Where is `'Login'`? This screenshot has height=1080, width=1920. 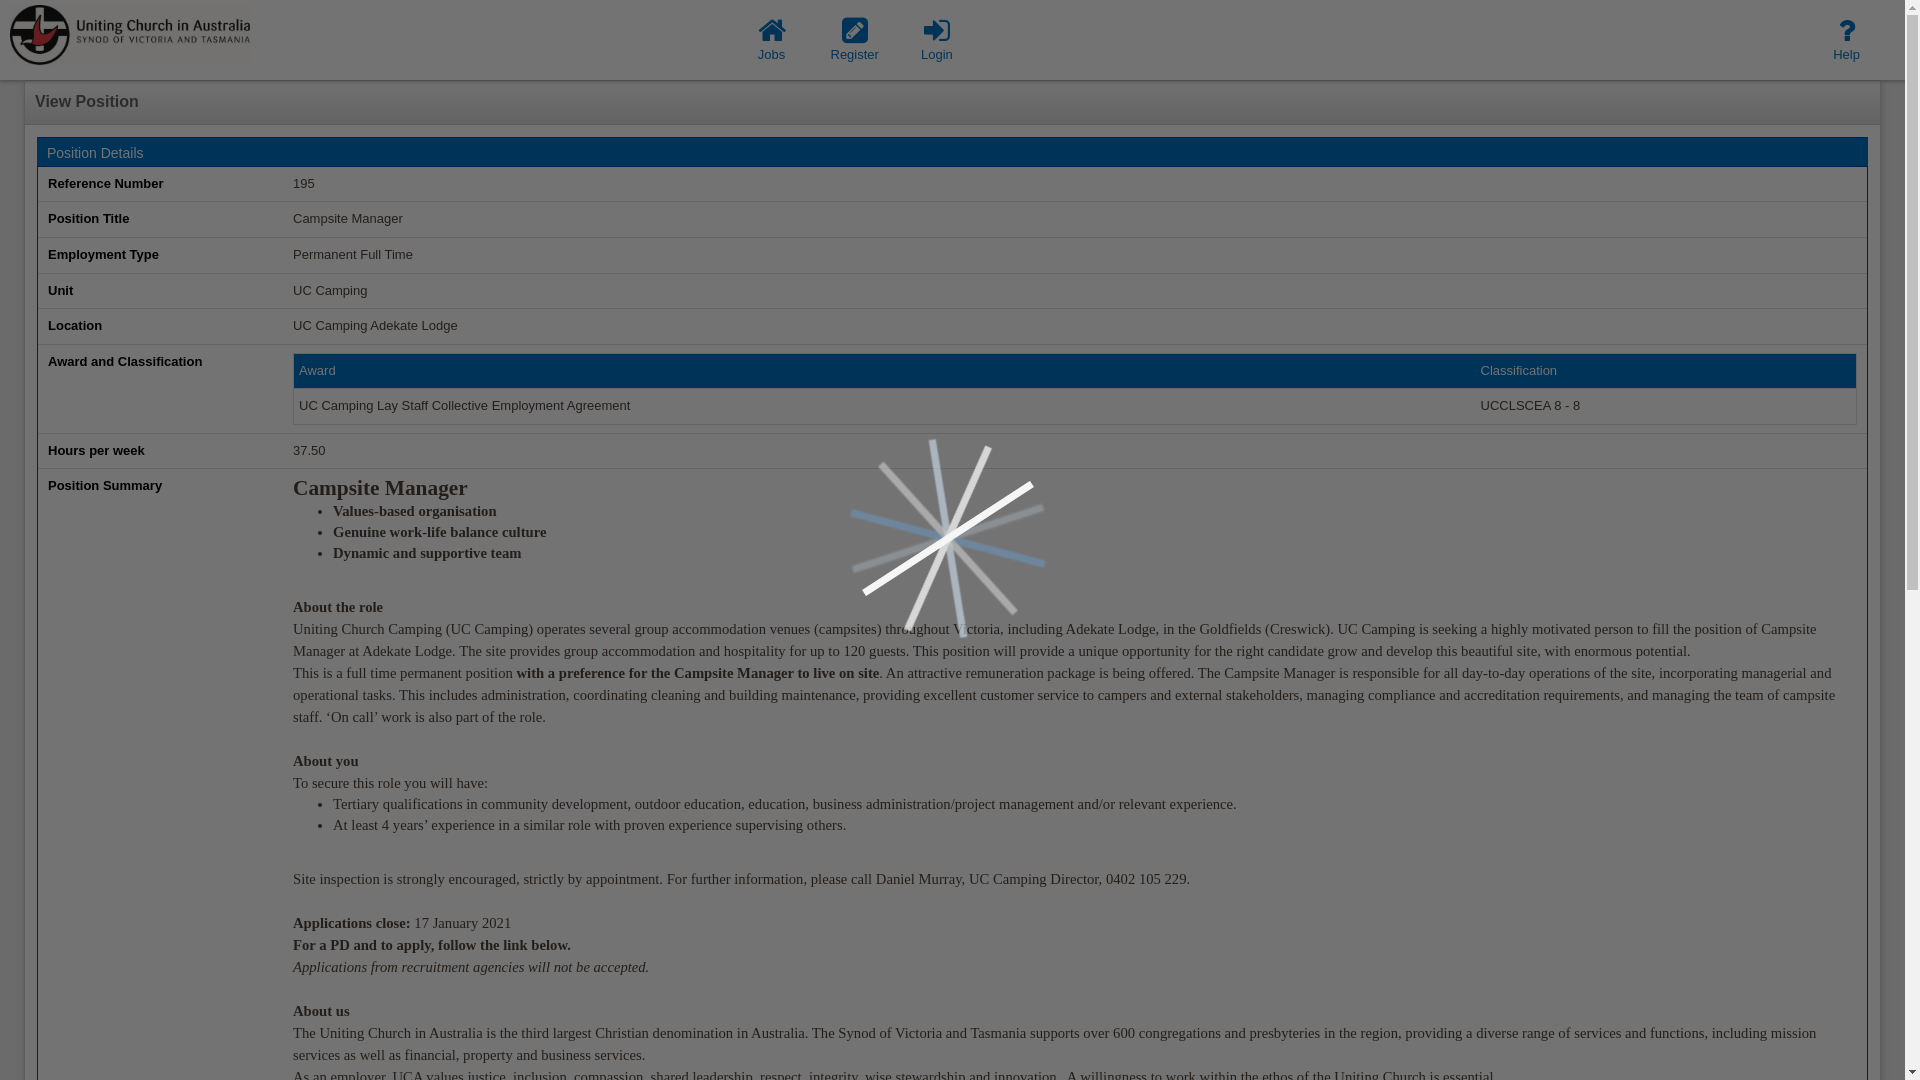
'Login' is located at coordinates (935, 39).